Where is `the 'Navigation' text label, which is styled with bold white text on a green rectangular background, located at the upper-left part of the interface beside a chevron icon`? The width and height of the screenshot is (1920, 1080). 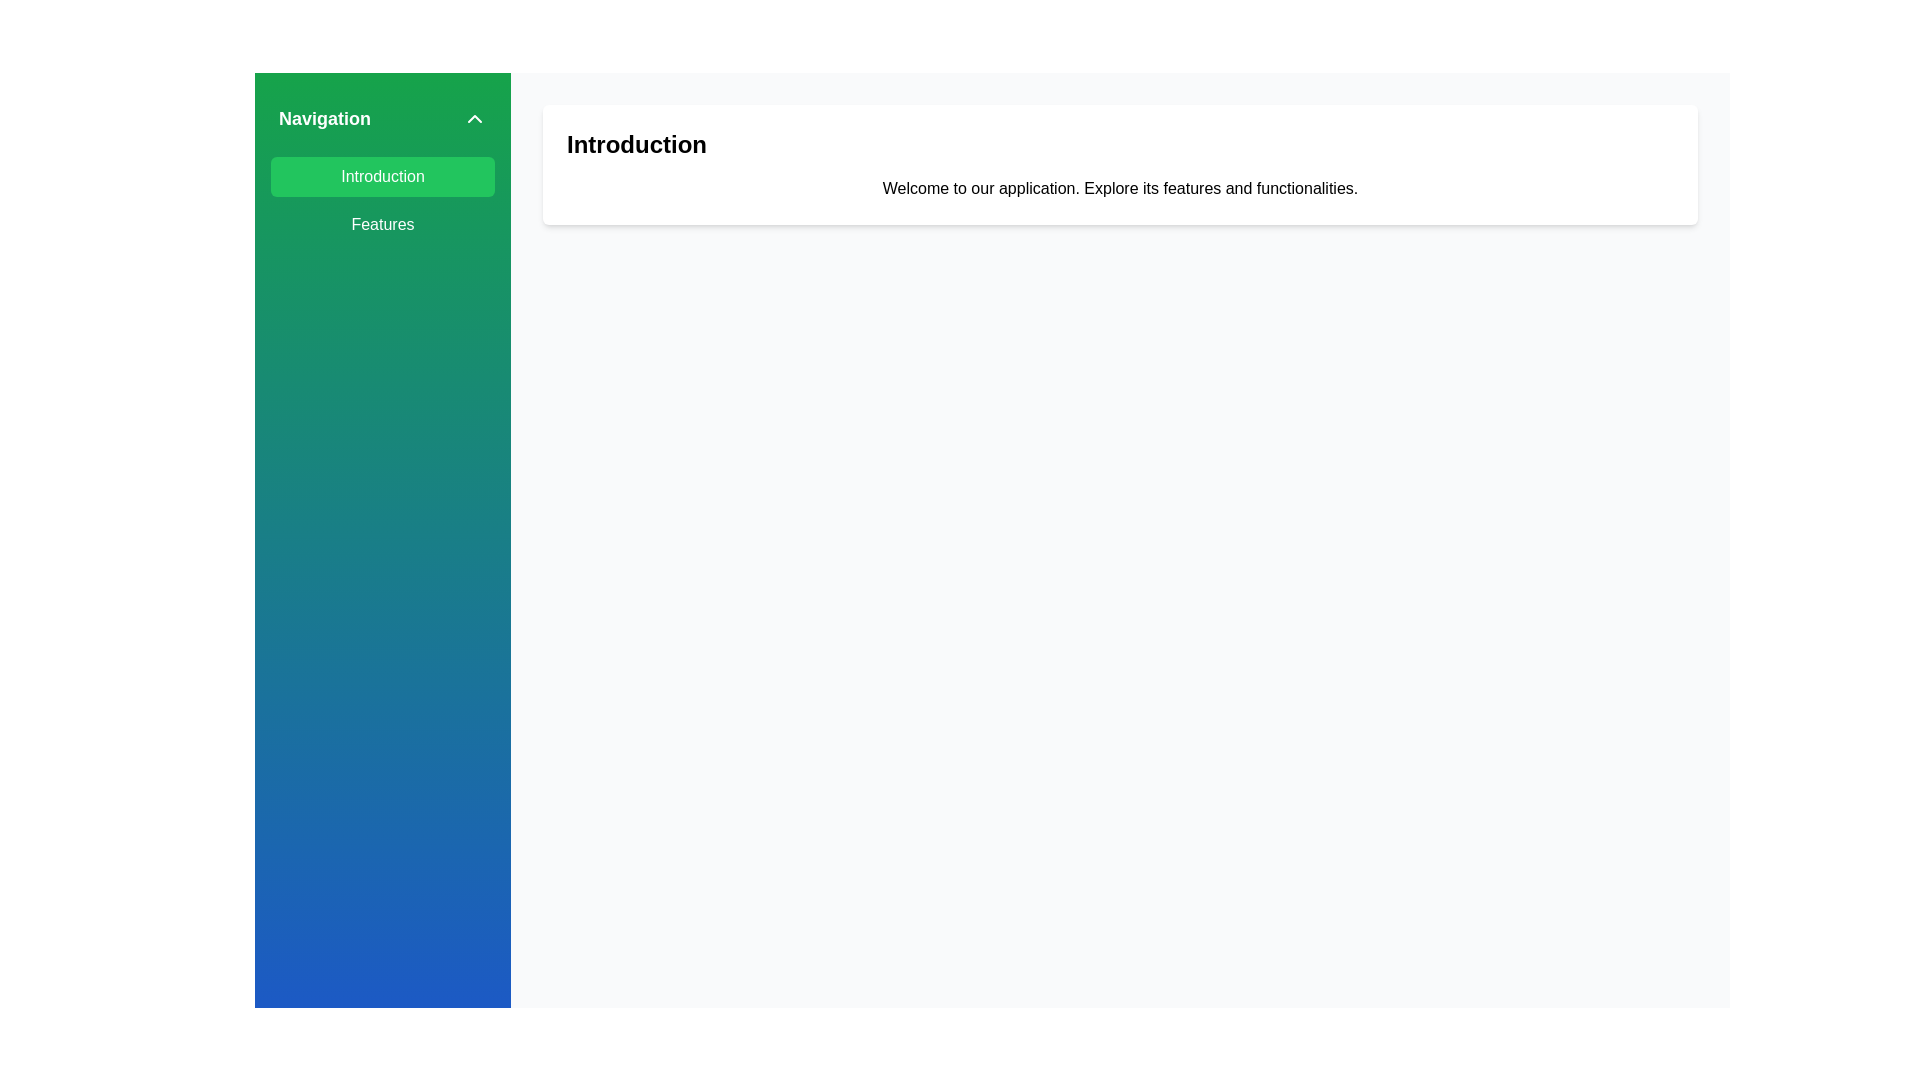 the 'Navigation' text label, which is styled with bold white text on a green rectangular background, located at the upper-left part of the interface beside a chevron icon is located at coordinates (325, 119).